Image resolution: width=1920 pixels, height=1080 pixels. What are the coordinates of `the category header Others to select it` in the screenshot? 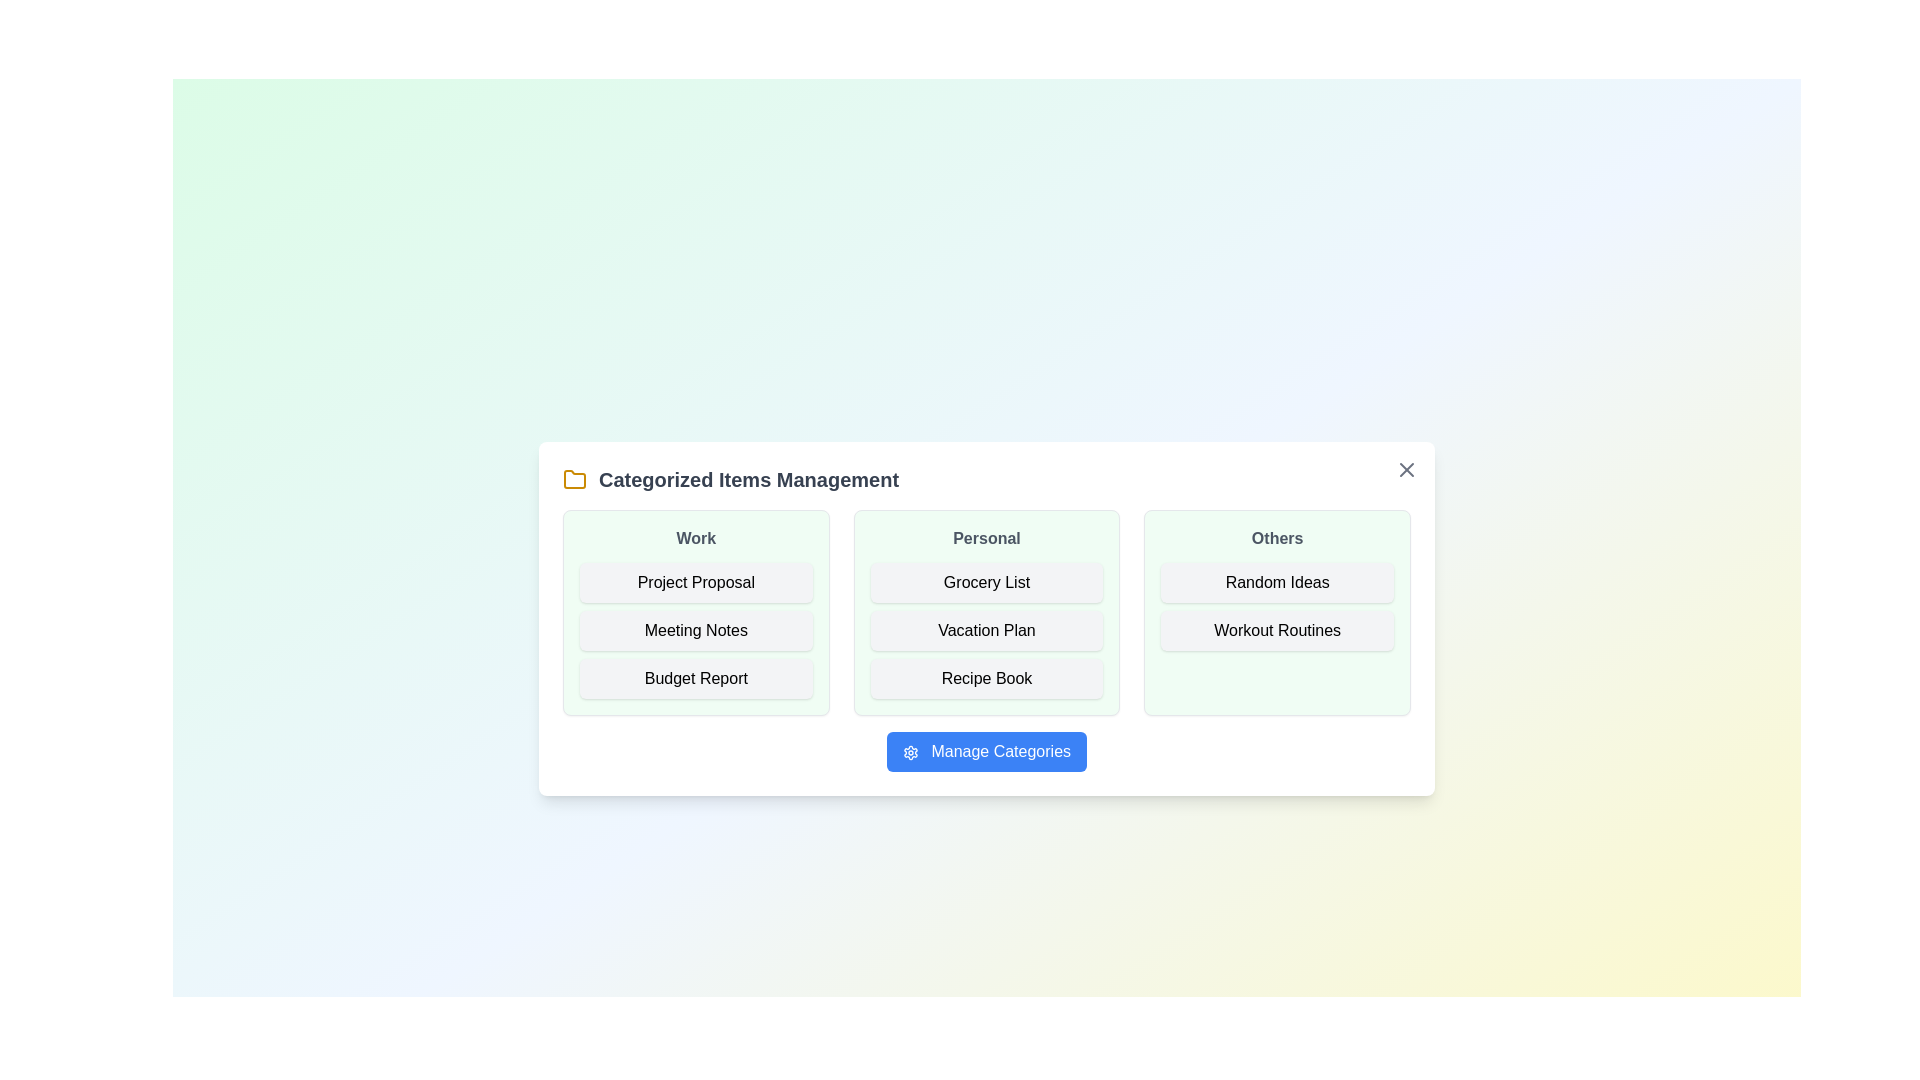 It's located at (1276, 538).